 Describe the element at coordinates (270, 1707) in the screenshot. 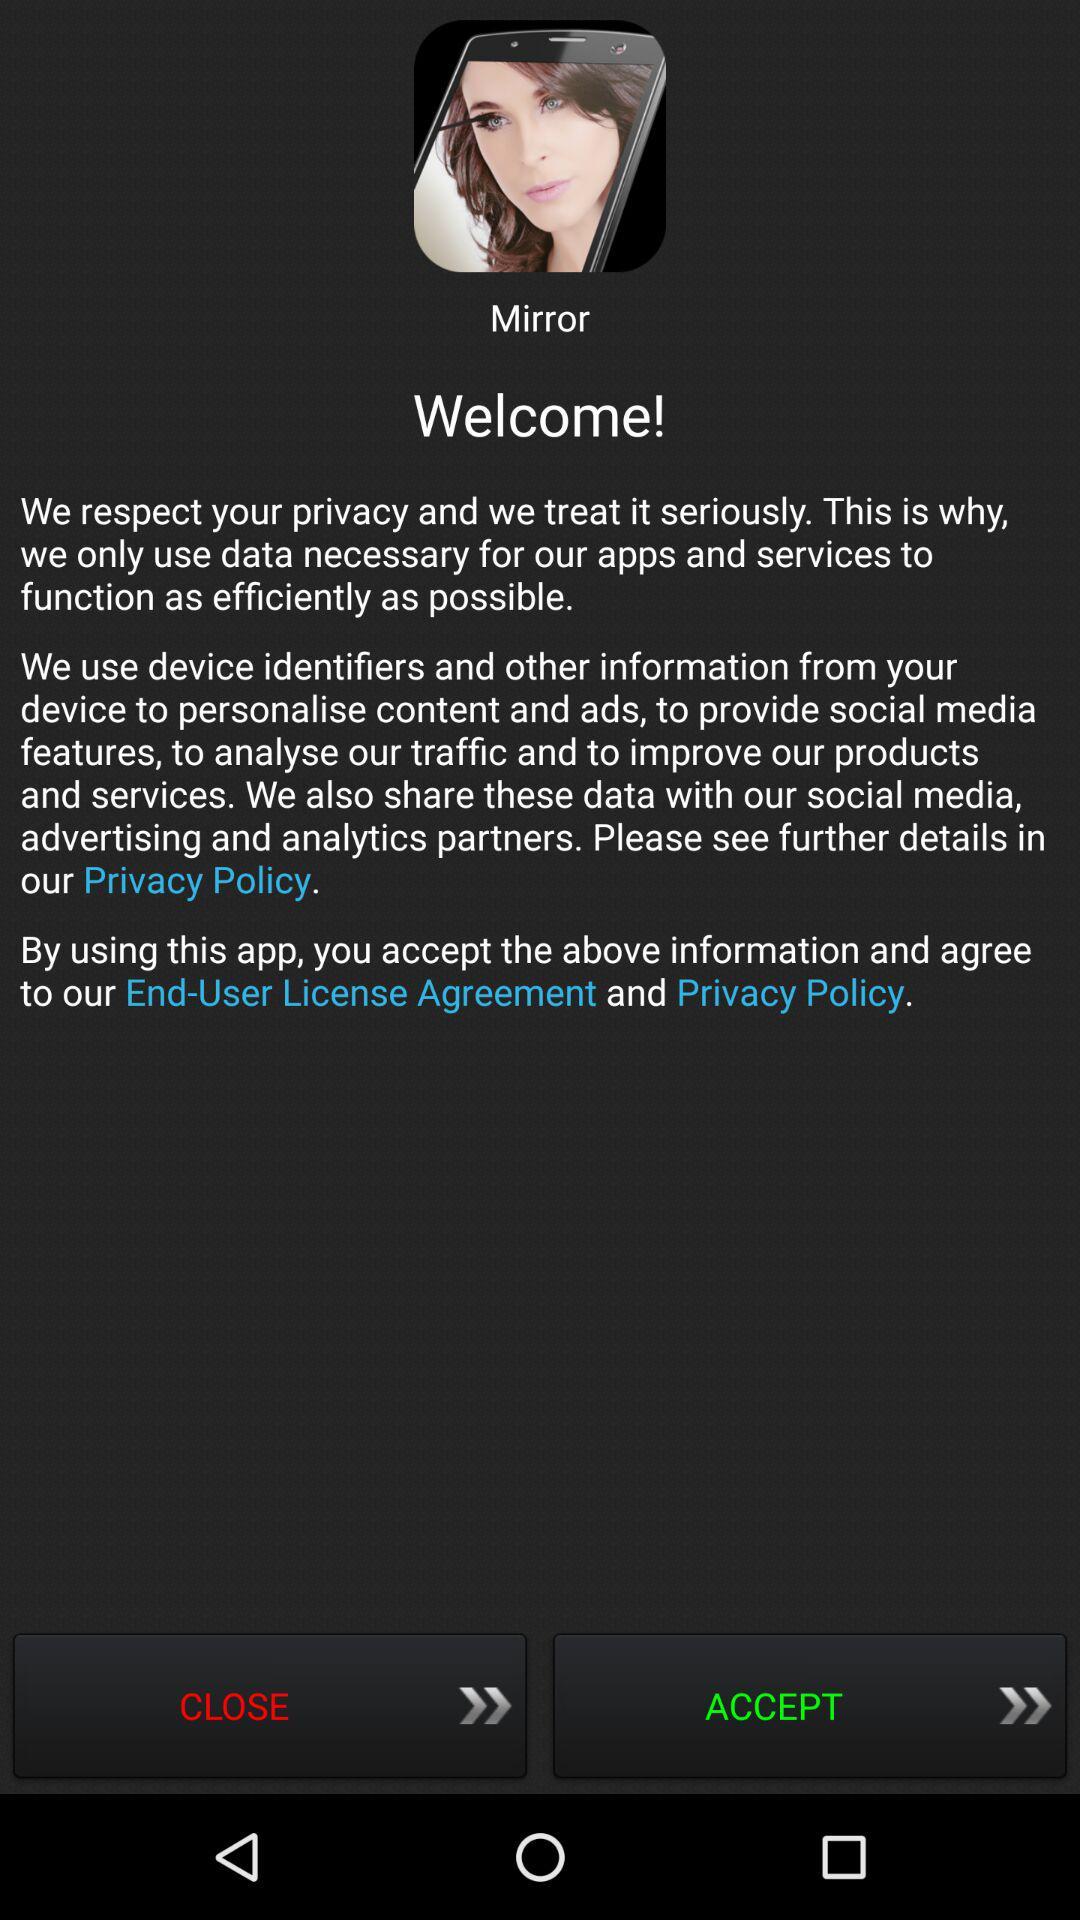

I see `close button` at that location.